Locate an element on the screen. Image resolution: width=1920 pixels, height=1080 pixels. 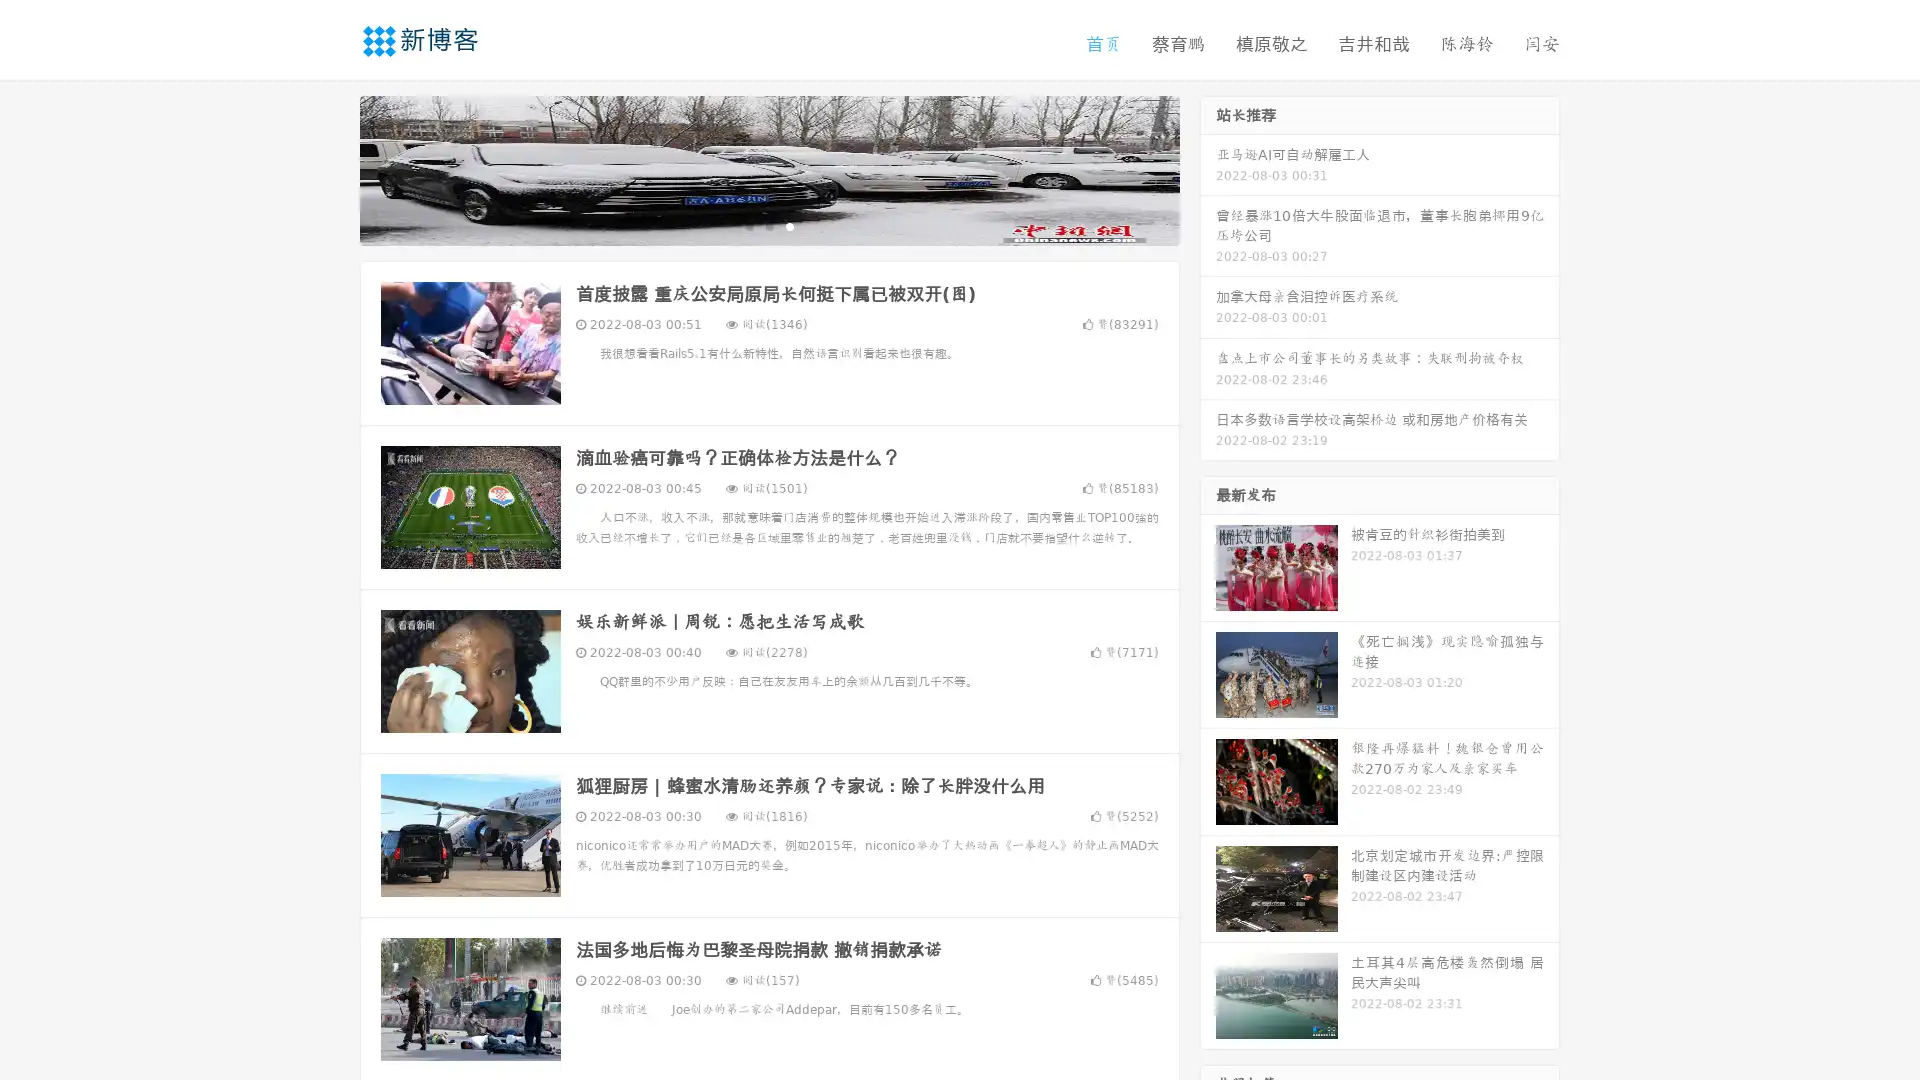
Go to slide 1 is located at coordinates (748, 225).